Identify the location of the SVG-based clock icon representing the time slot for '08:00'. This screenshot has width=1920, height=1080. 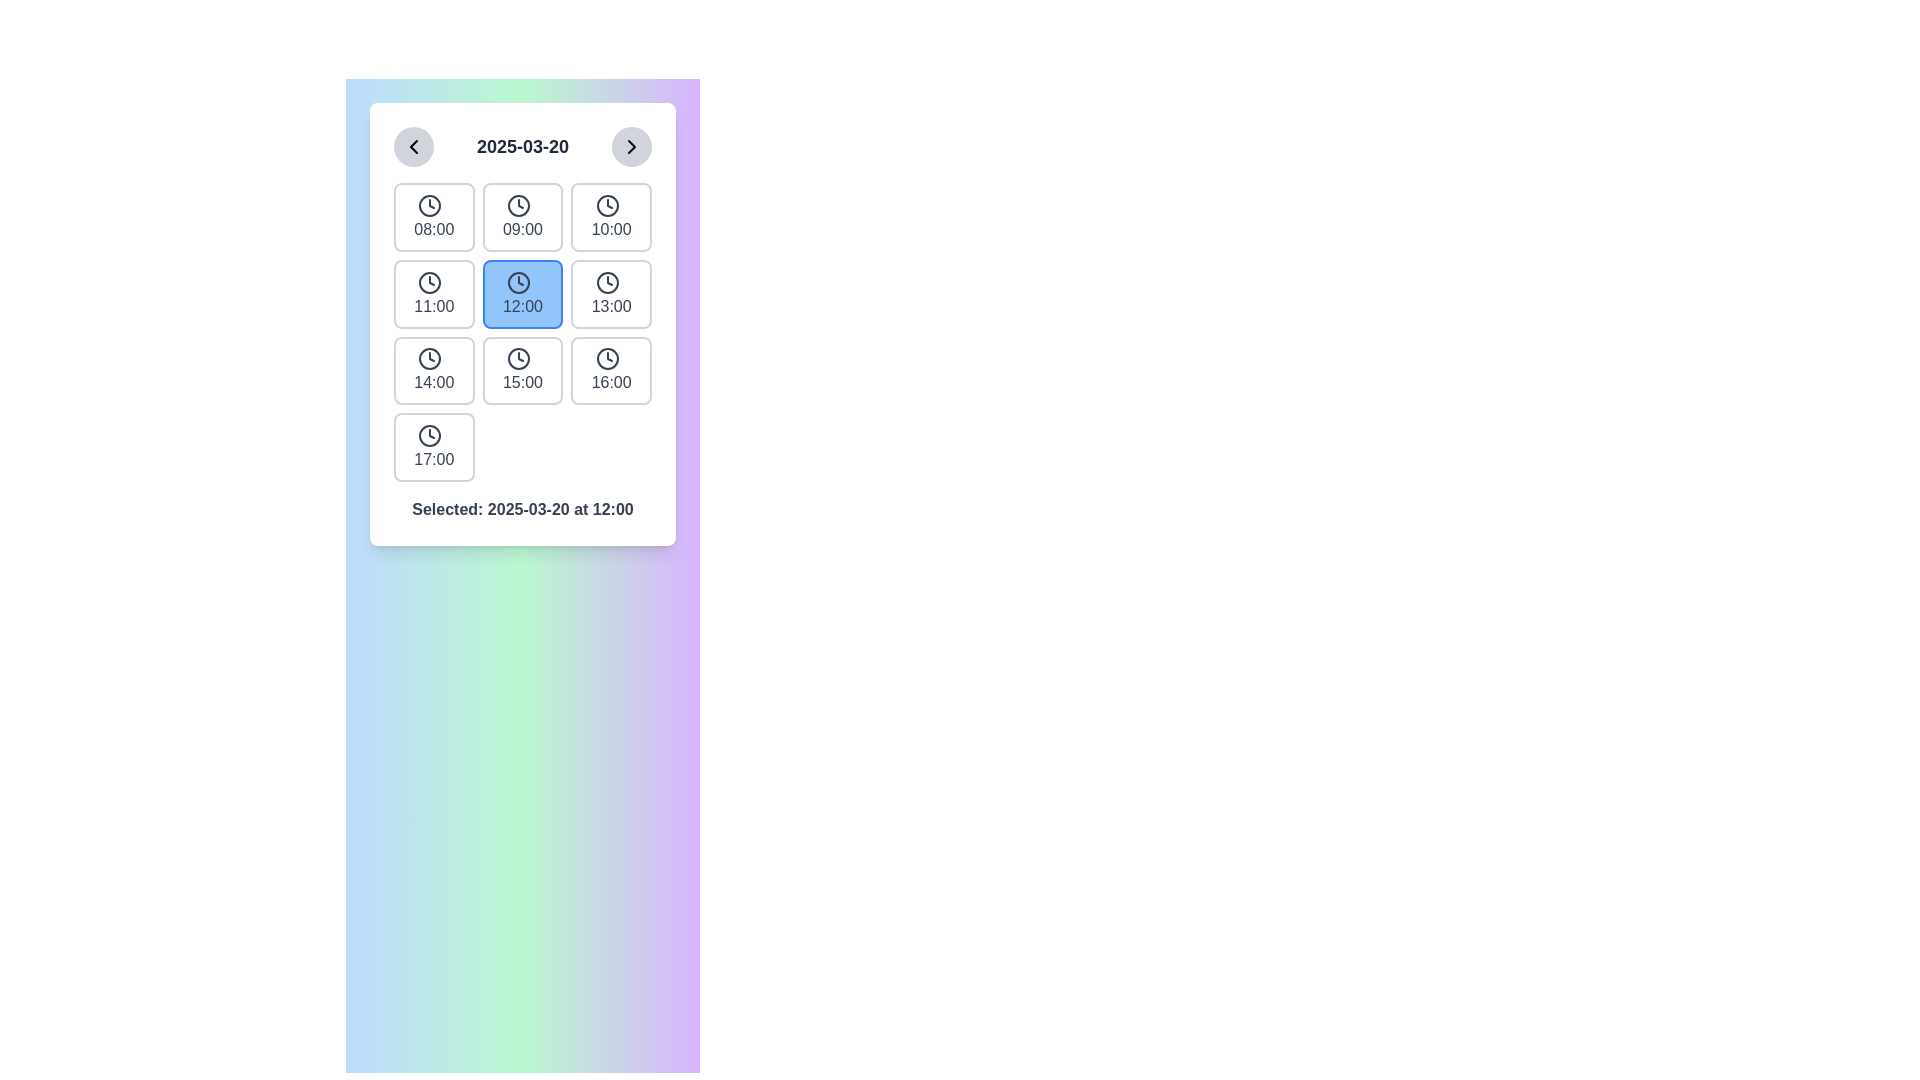
(429, 205).